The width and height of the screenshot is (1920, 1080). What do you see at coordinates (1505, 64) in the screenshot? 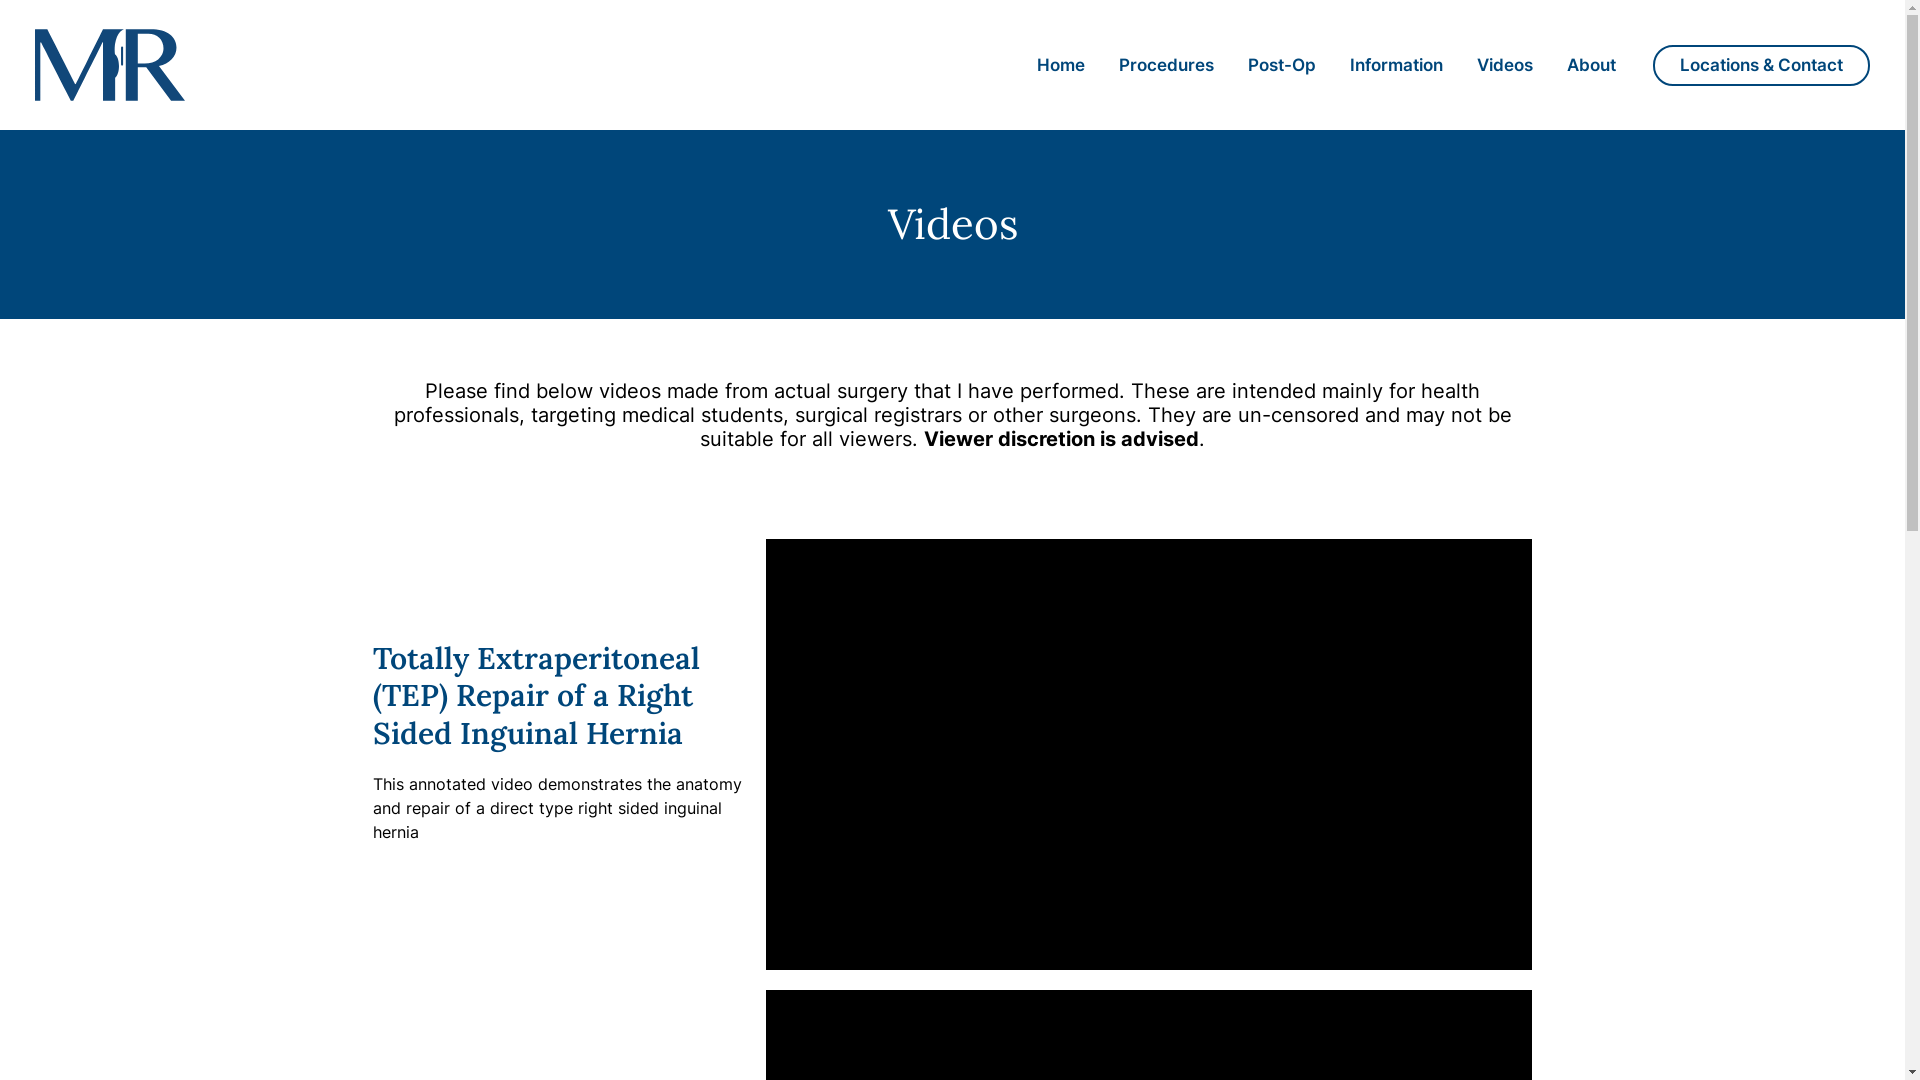
I see `'Videos'` at bounding box center [1505, 64].